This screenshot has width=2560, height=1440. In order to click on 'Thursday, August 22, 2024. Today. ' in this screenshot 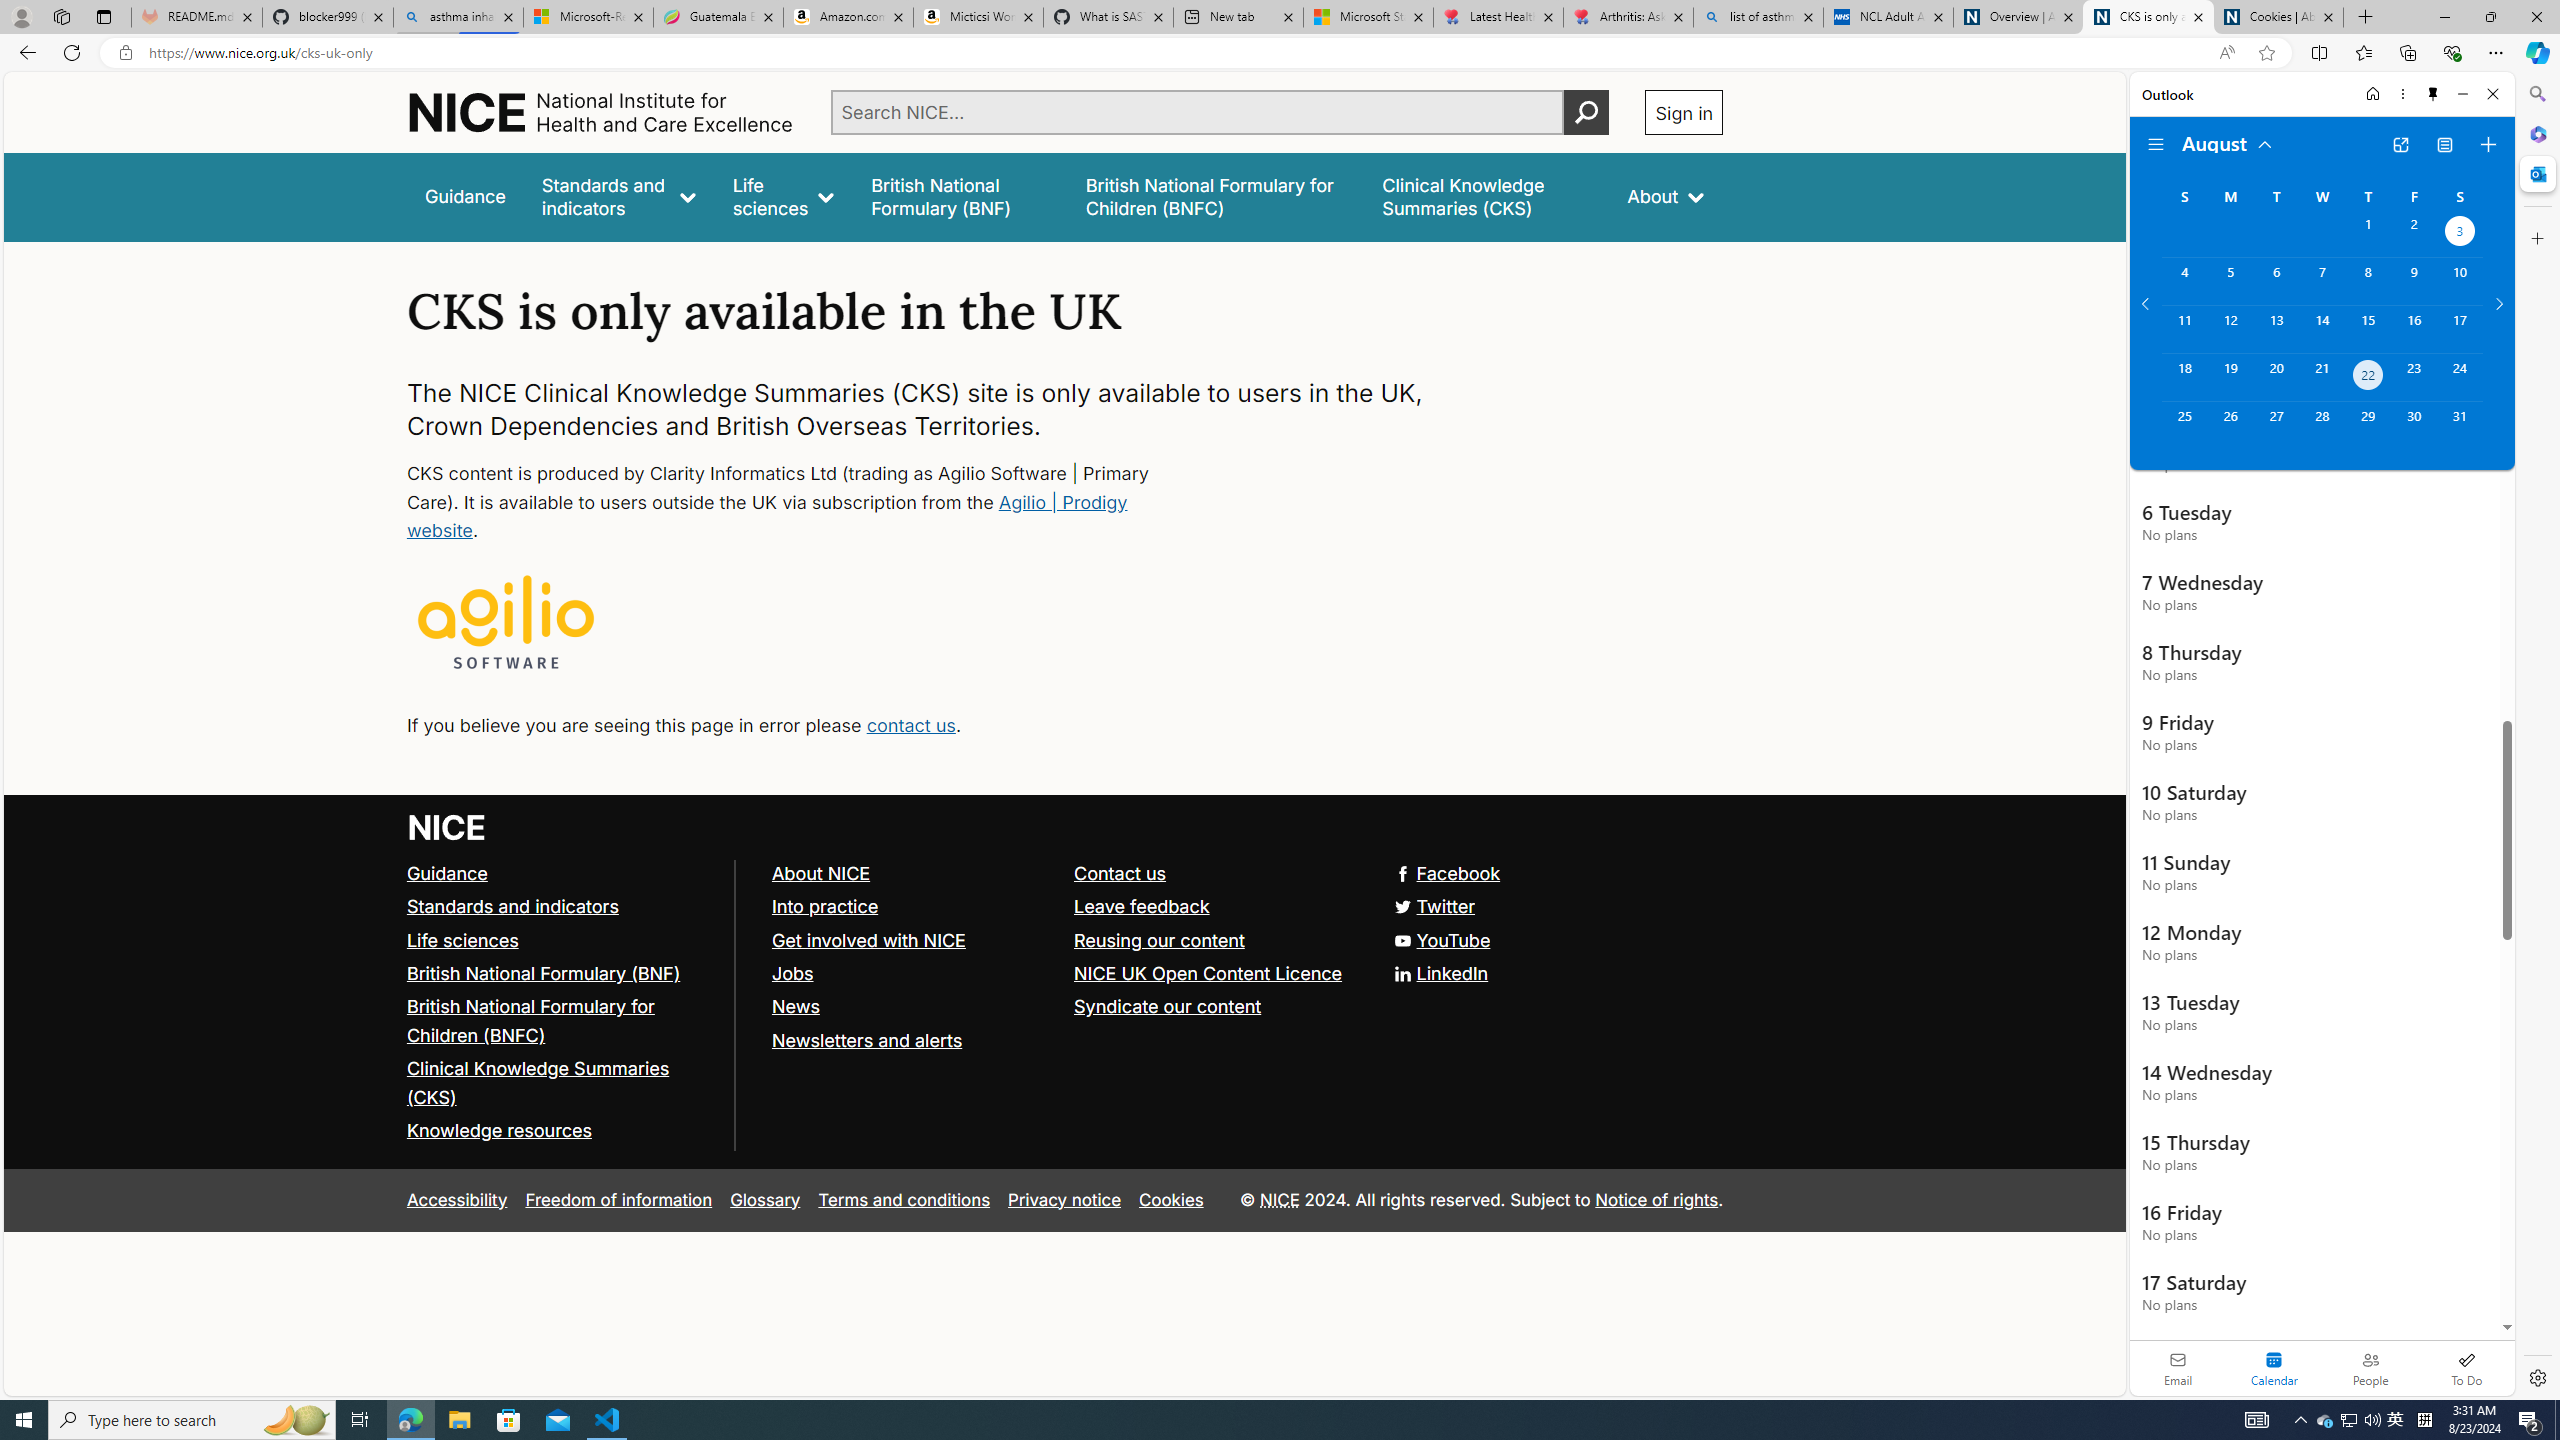, I will do `click(2368, 376)`.